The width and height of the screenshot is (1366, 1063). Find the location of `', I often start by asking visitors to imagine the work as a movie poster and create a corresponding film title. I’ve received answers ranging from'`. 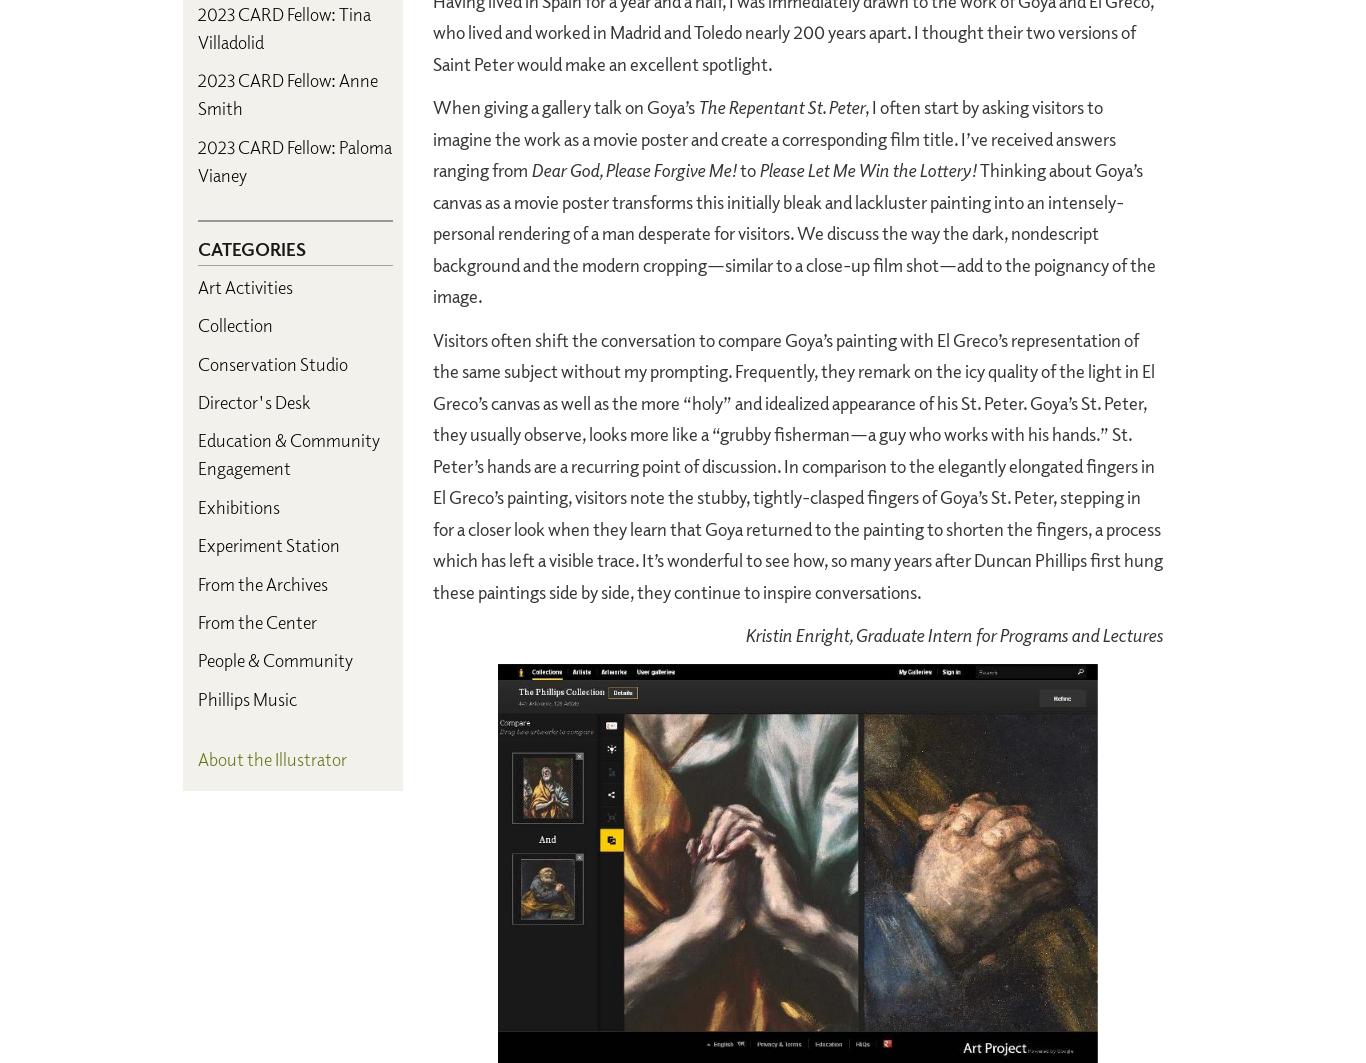

', I often start by asking visitors to imagine the work as a movie poster and create a corresponding film title. I’ve received answers ranging from' is located at coordinates (774, 138).